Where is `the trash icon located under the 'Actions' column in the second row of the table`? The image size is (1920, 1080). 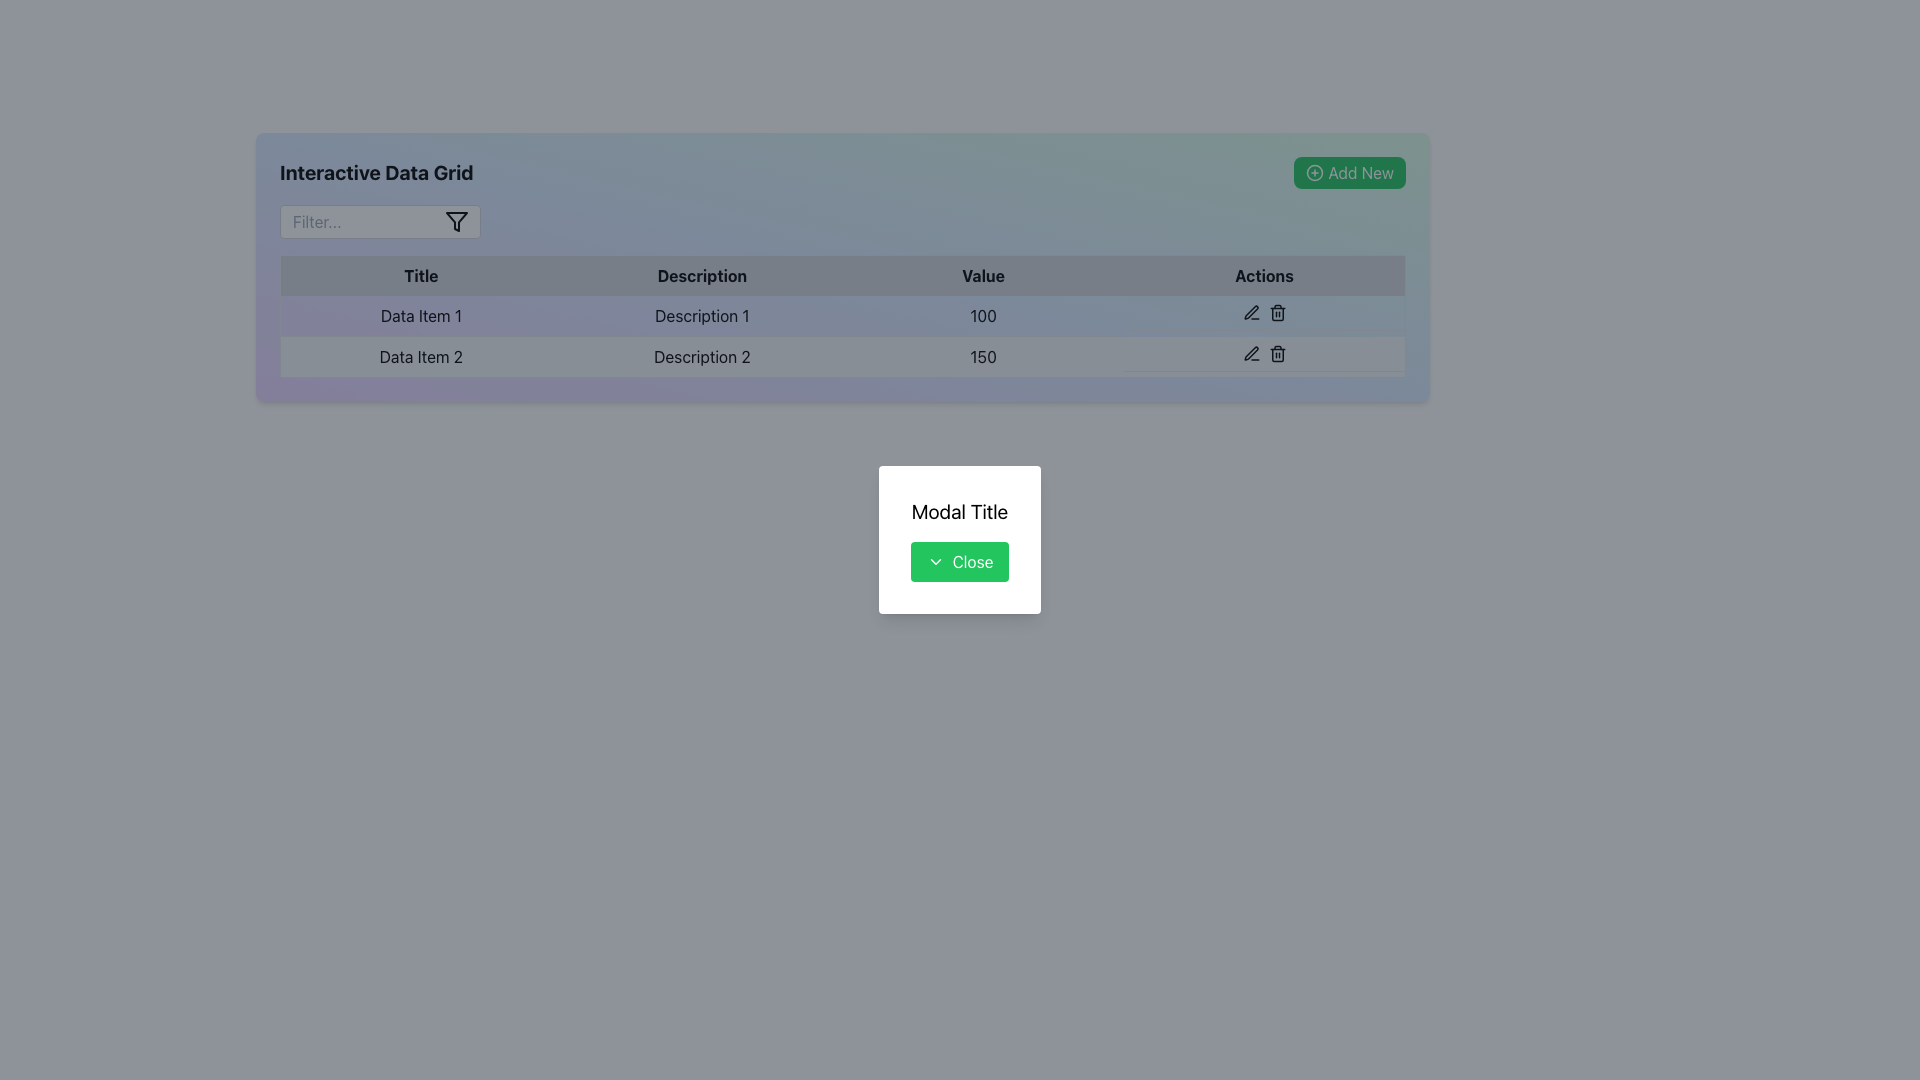 the trash icon located under the 'Actions' column in the second row of the table is located at coordinates (1276, 353).